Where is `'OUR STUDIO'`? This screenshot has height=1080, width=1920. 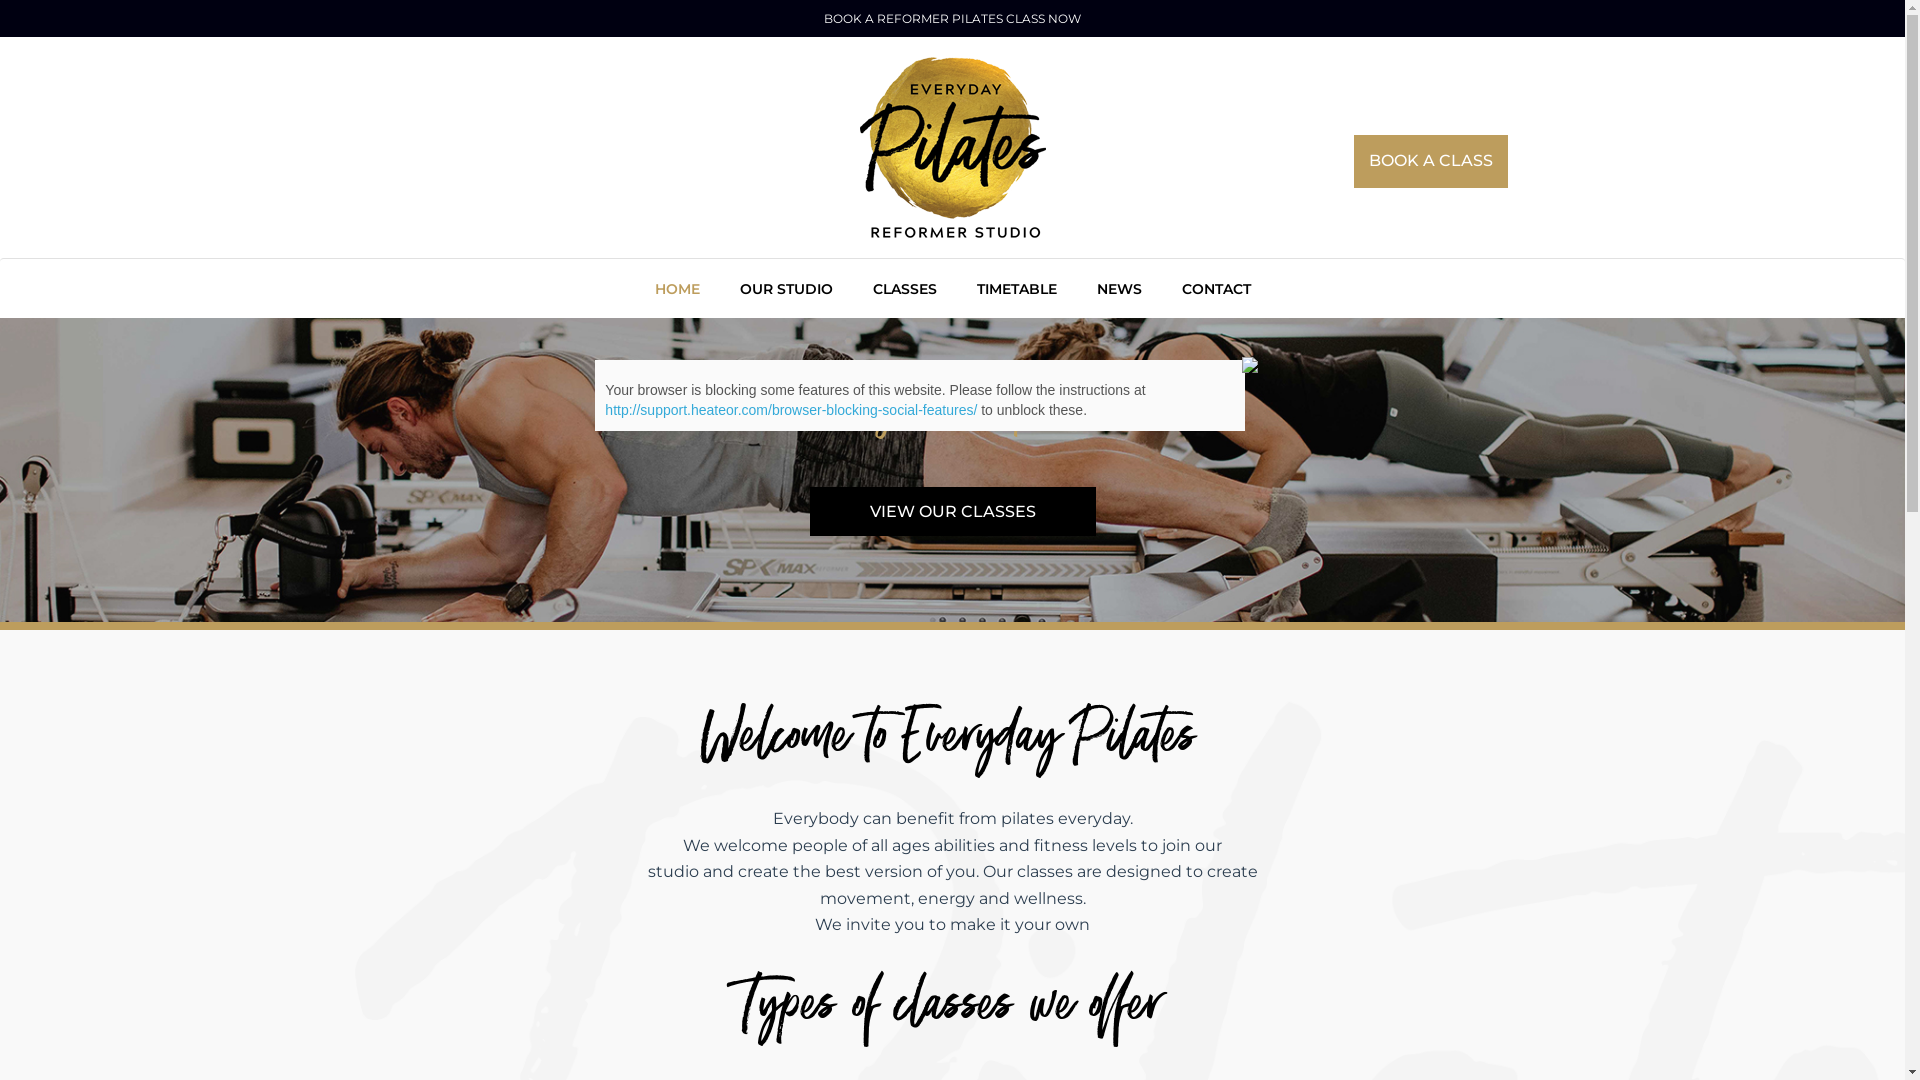 'OUR STUDIO' is located at coordinates (785, 285).